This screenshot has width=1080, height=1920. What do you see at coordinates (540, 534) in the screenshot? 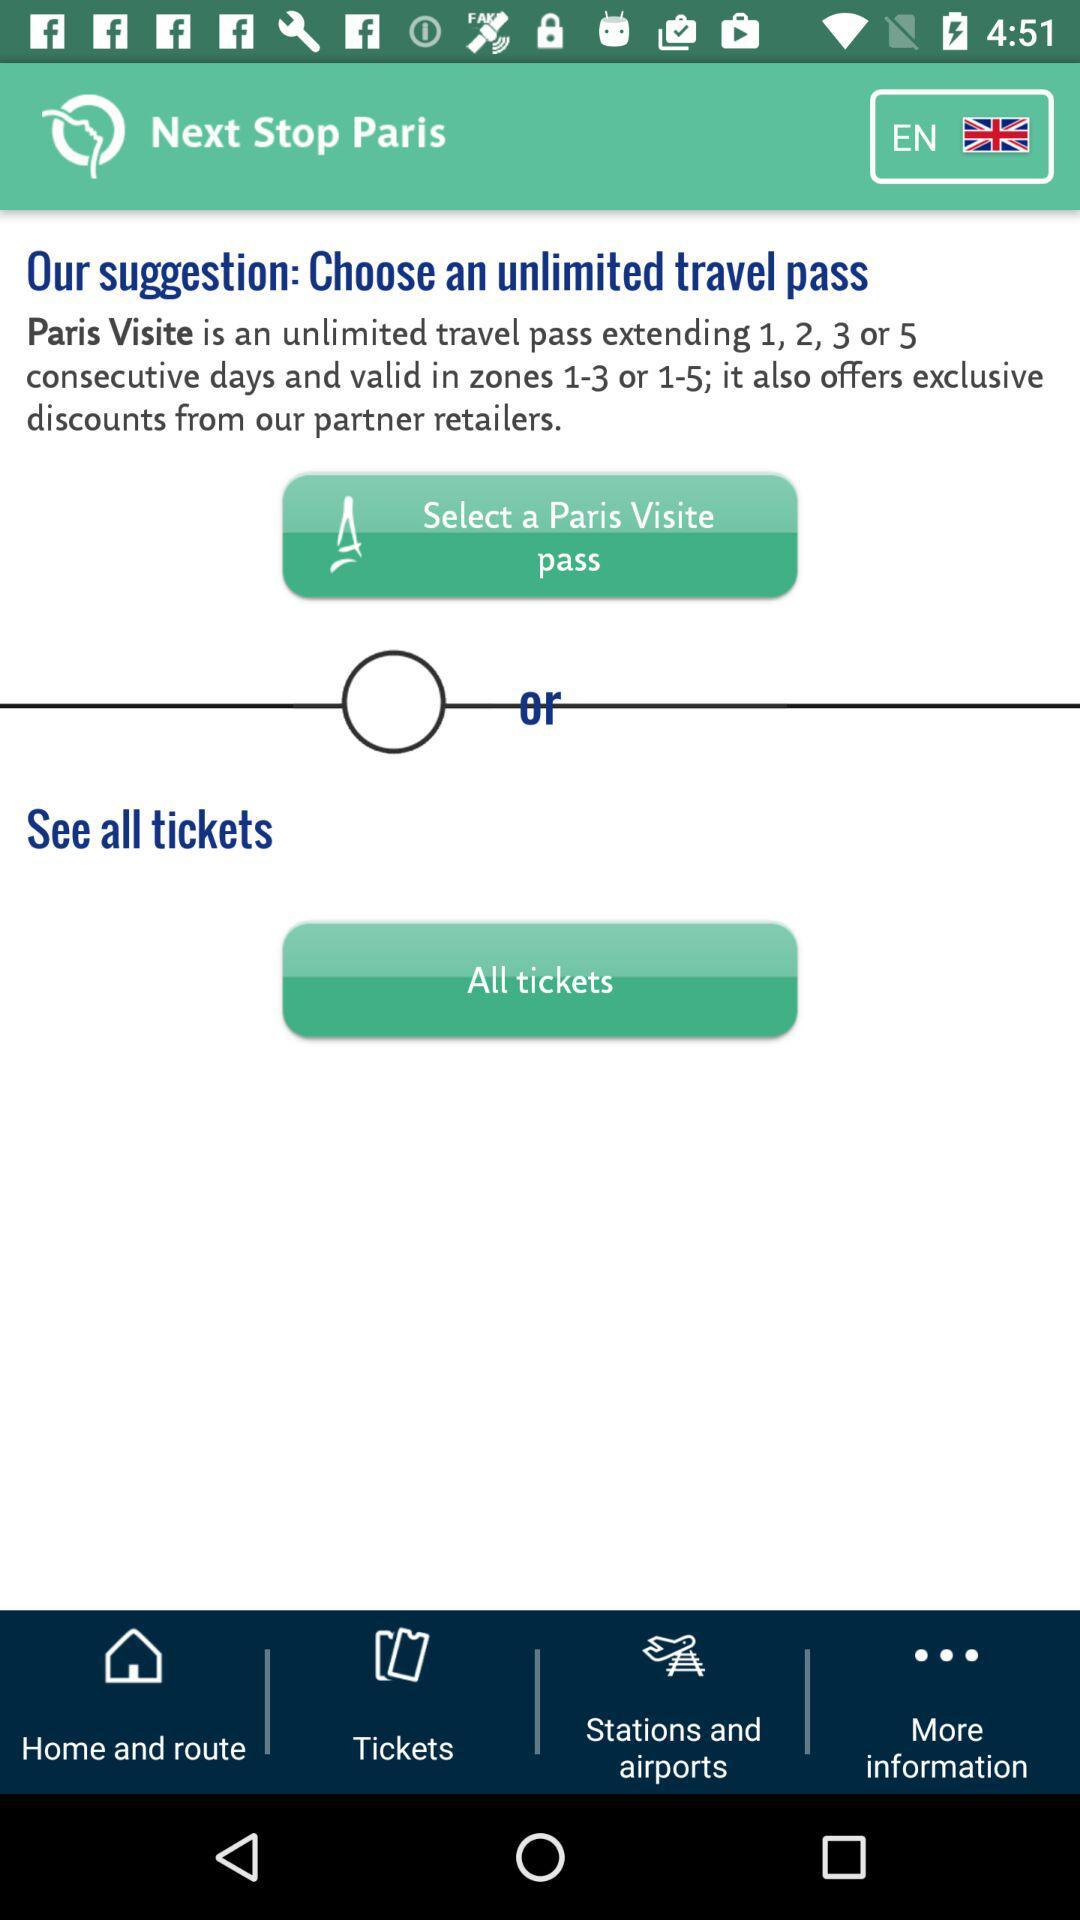
I see `the select a paris` at bounding box center [540, 534].